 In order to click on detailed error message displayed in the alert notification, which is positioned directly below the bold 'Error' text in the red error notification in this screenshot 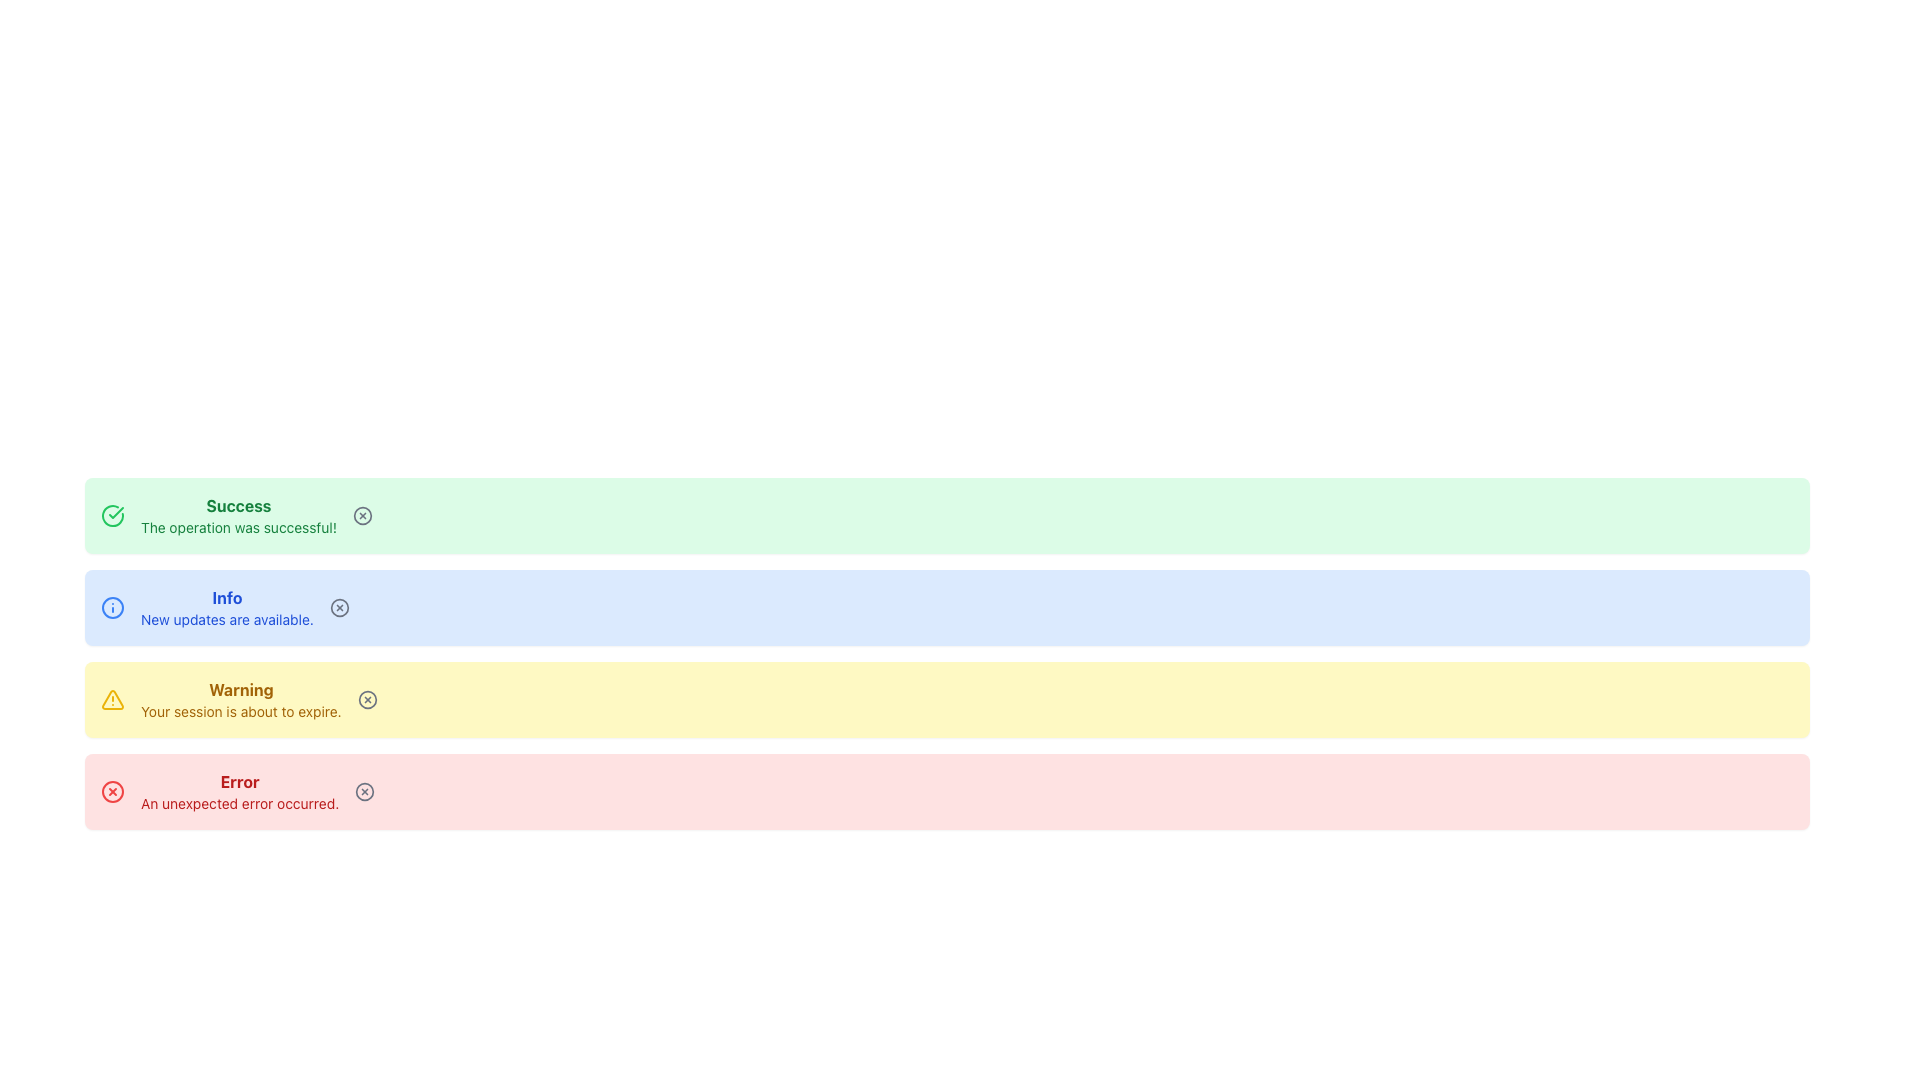, I will do `click(240, 802)`.